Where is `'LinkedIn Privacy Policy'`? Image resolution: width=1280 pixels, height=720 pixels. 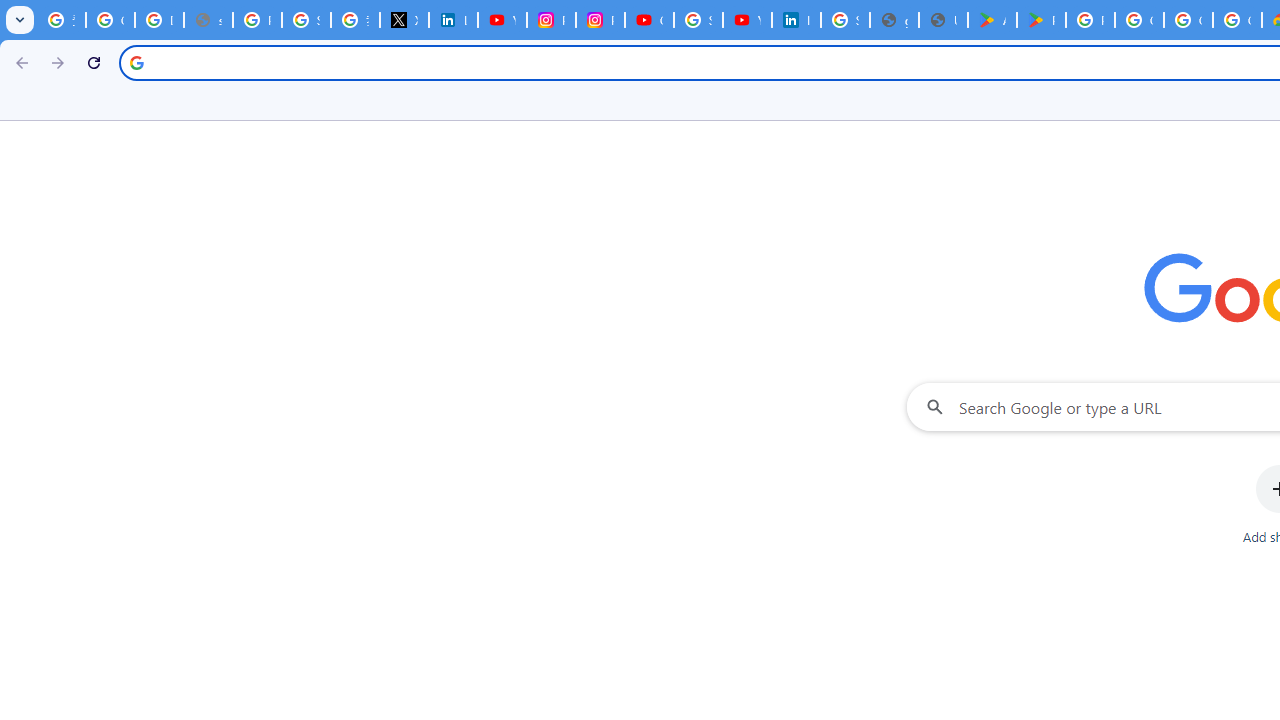
'LinkedIn Privacy Policy' is located at coordinates (452, 20).